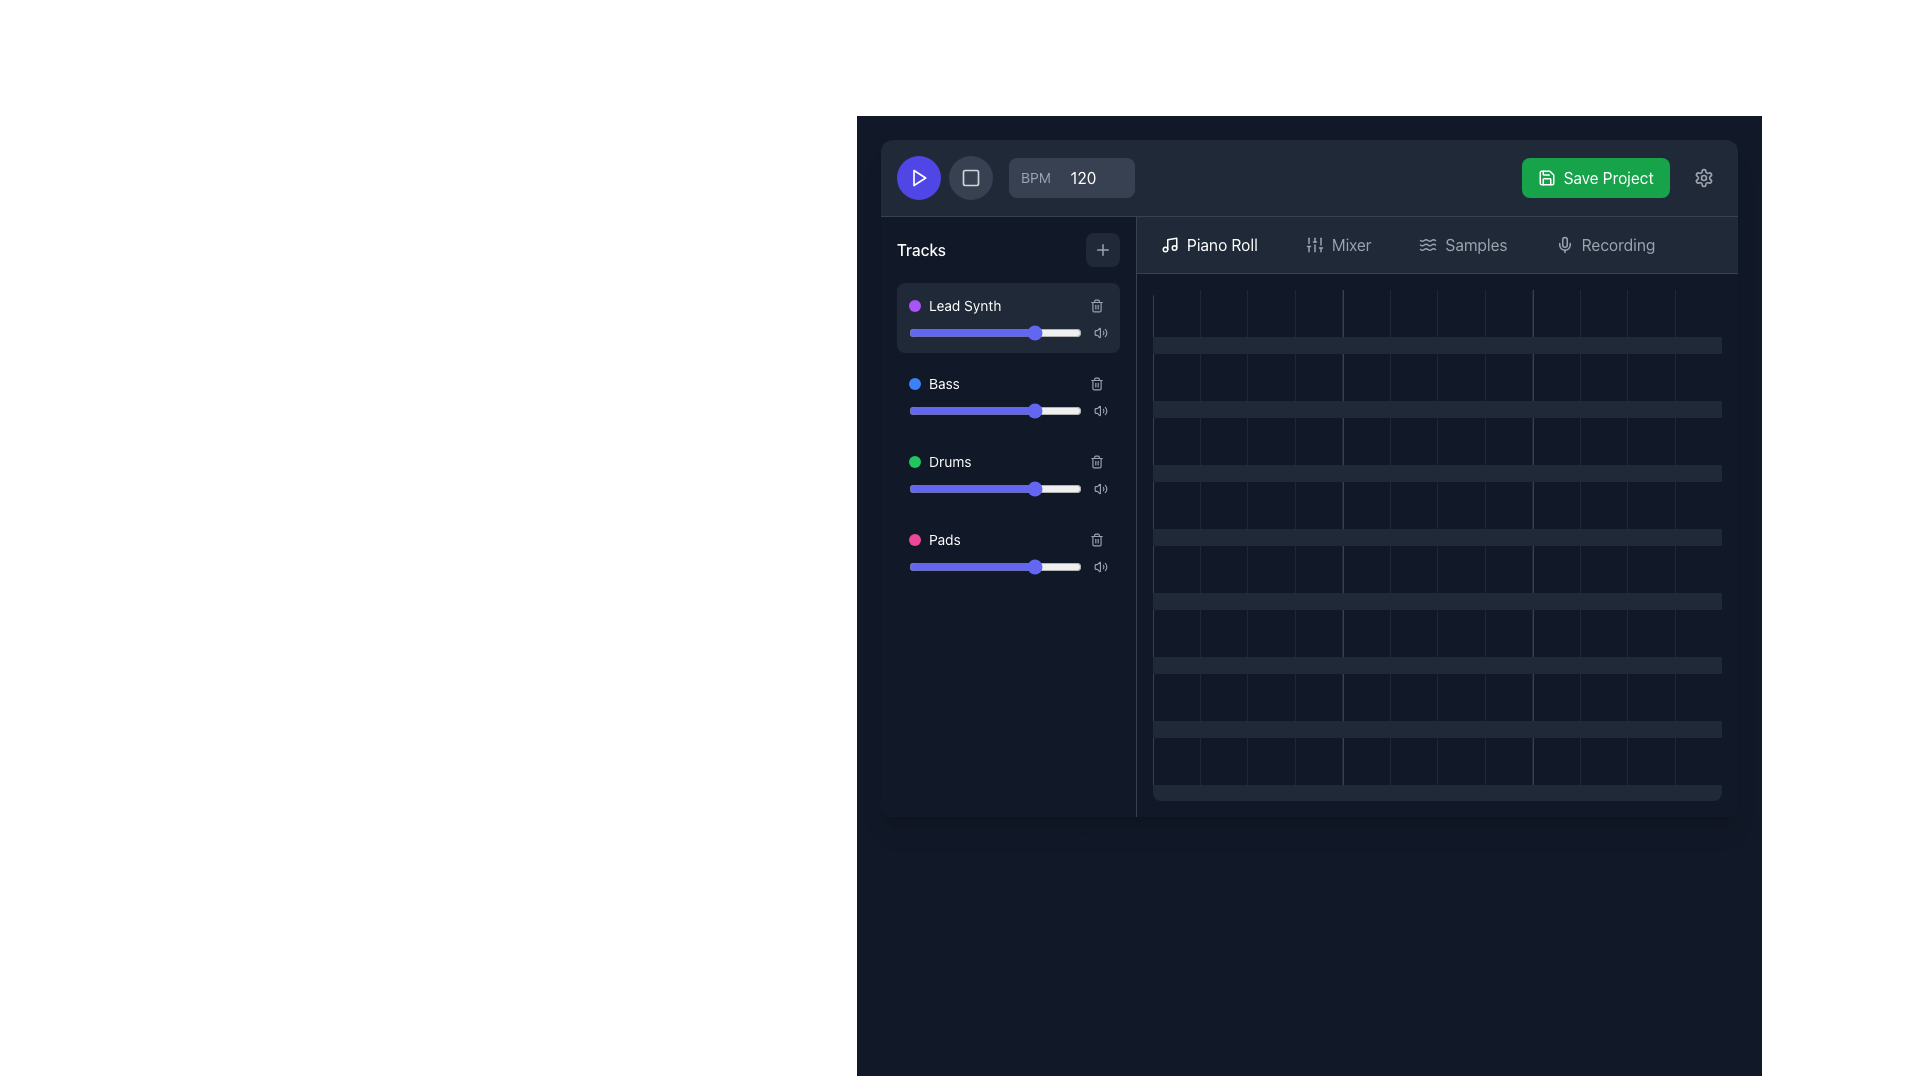  Describe the element at coordinates (1096, 489) in the screenshot. I see `the volume icon resembling a speaker in the volume control area of the Drums track to potentially toggle sound control` at that location.